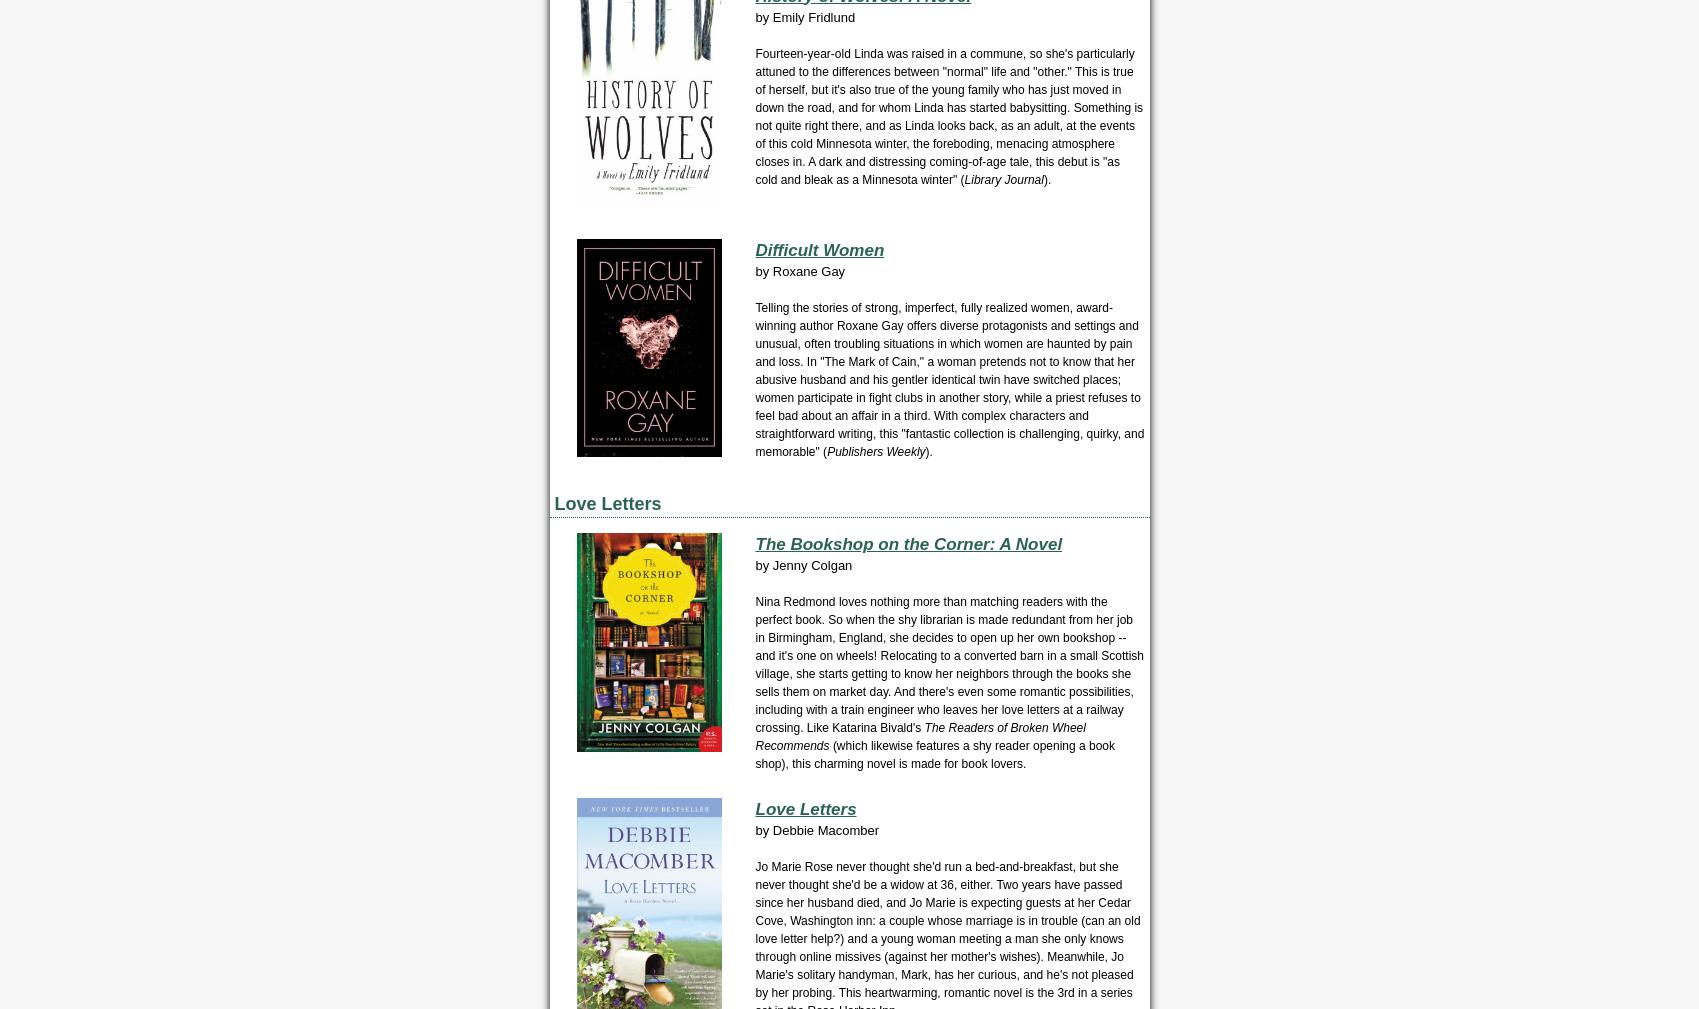  What do you see at coordinates (949, 441) in the screenshot?
I see `'fantastic collection is challenging, quirky, and memorable" ('` at bounding box center [949, 441].